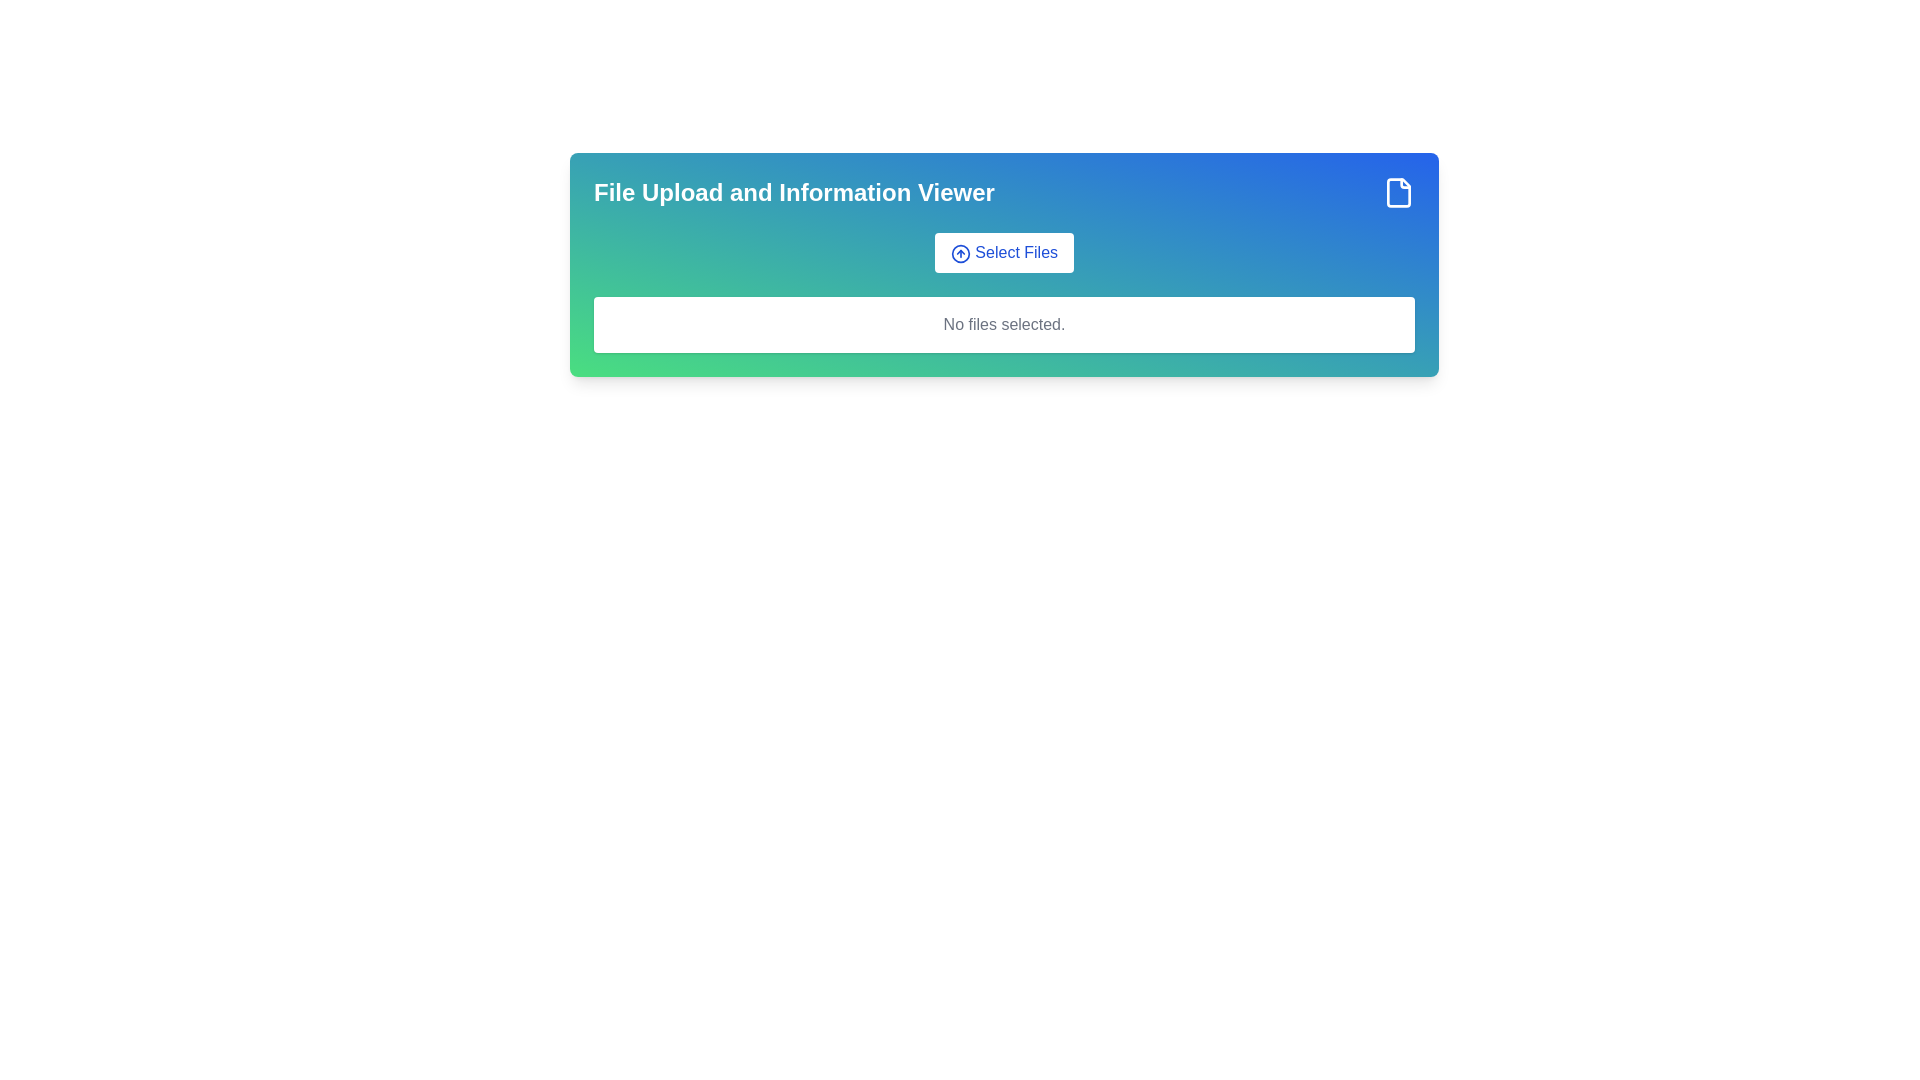 The height and width of the screenshot is (1080, 1920). Describe the element at coordinates (1397, 192) in the screenshot. I see `the SVG file icon located in the top-right area of the header bar labeled 'File Upload and Information Viewer' to invoke a related action` at that location.